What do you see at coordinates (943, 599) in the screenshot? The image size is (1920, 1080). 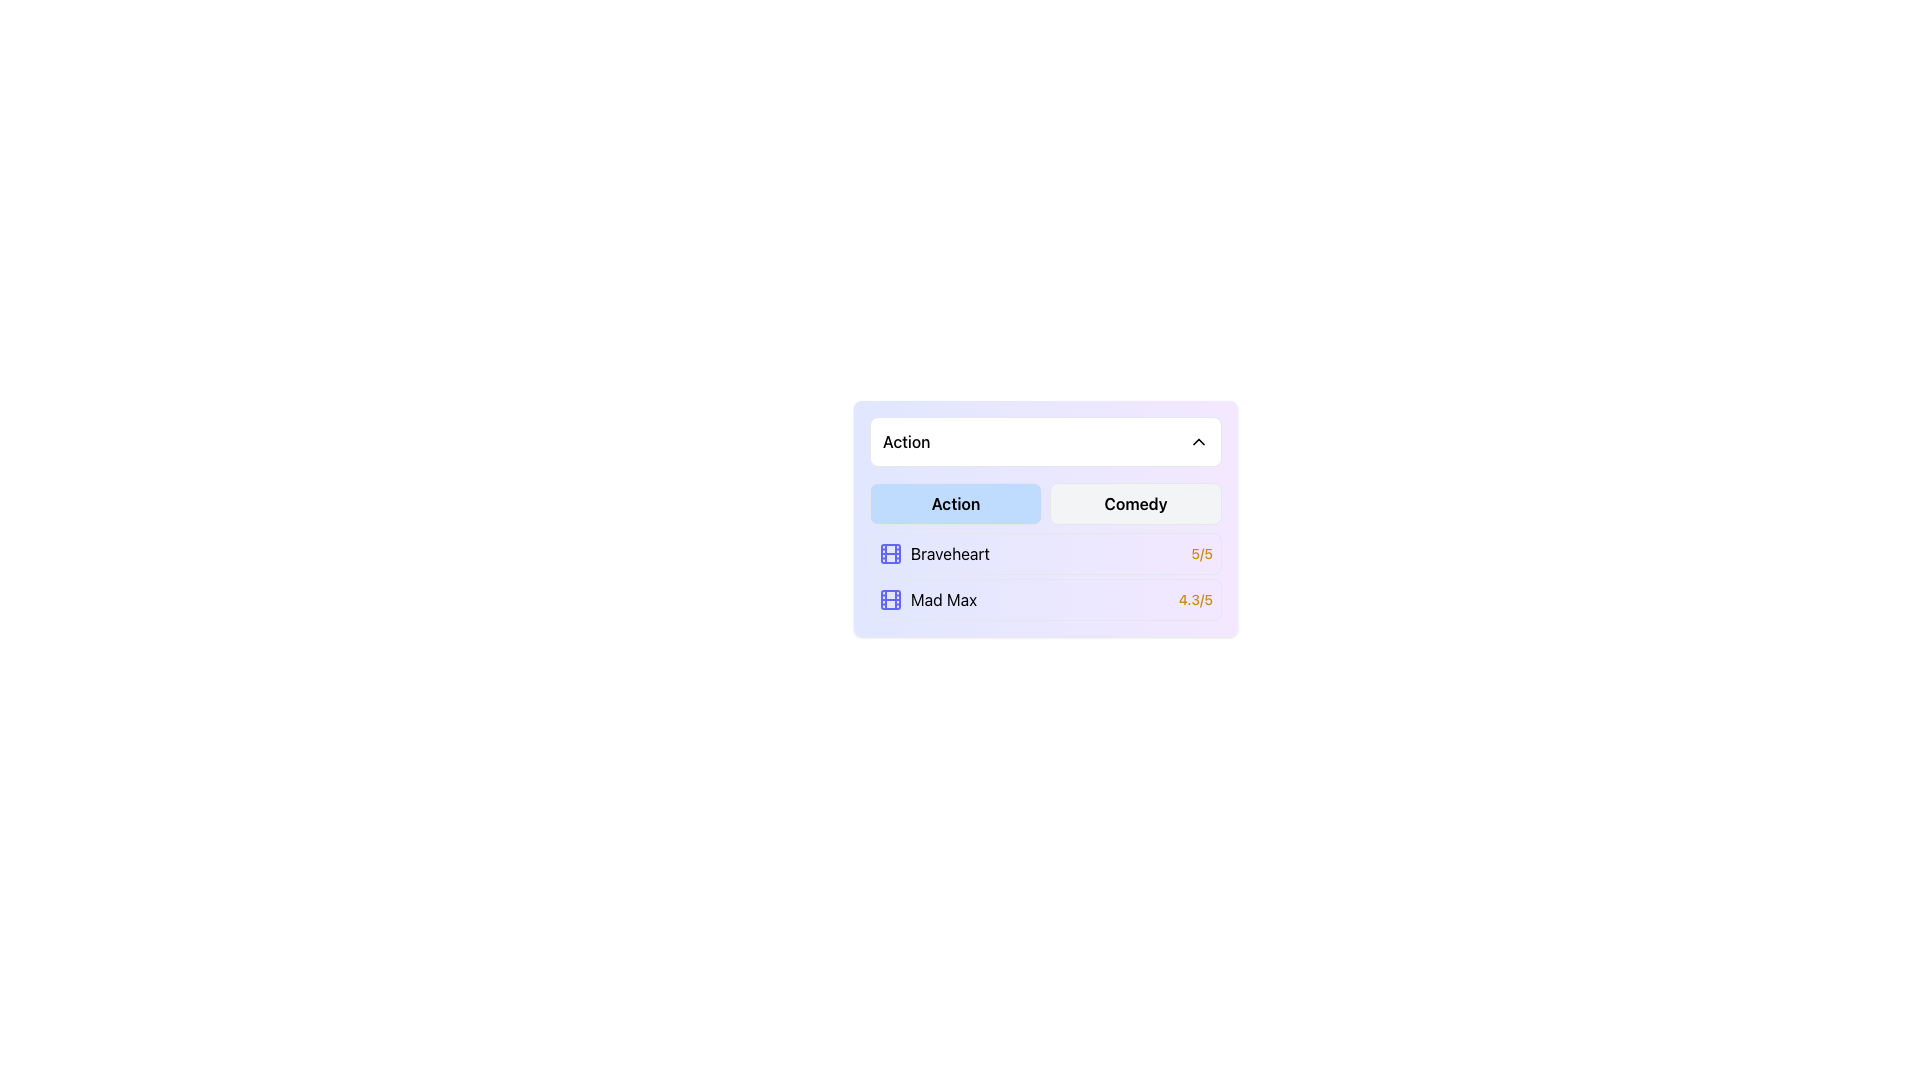 I see `the 'Mad Max' text label element, which is prominently displayed in bold font alongside a film icon, located in the second row of a movie selection list` at bounding box center [943, 599].